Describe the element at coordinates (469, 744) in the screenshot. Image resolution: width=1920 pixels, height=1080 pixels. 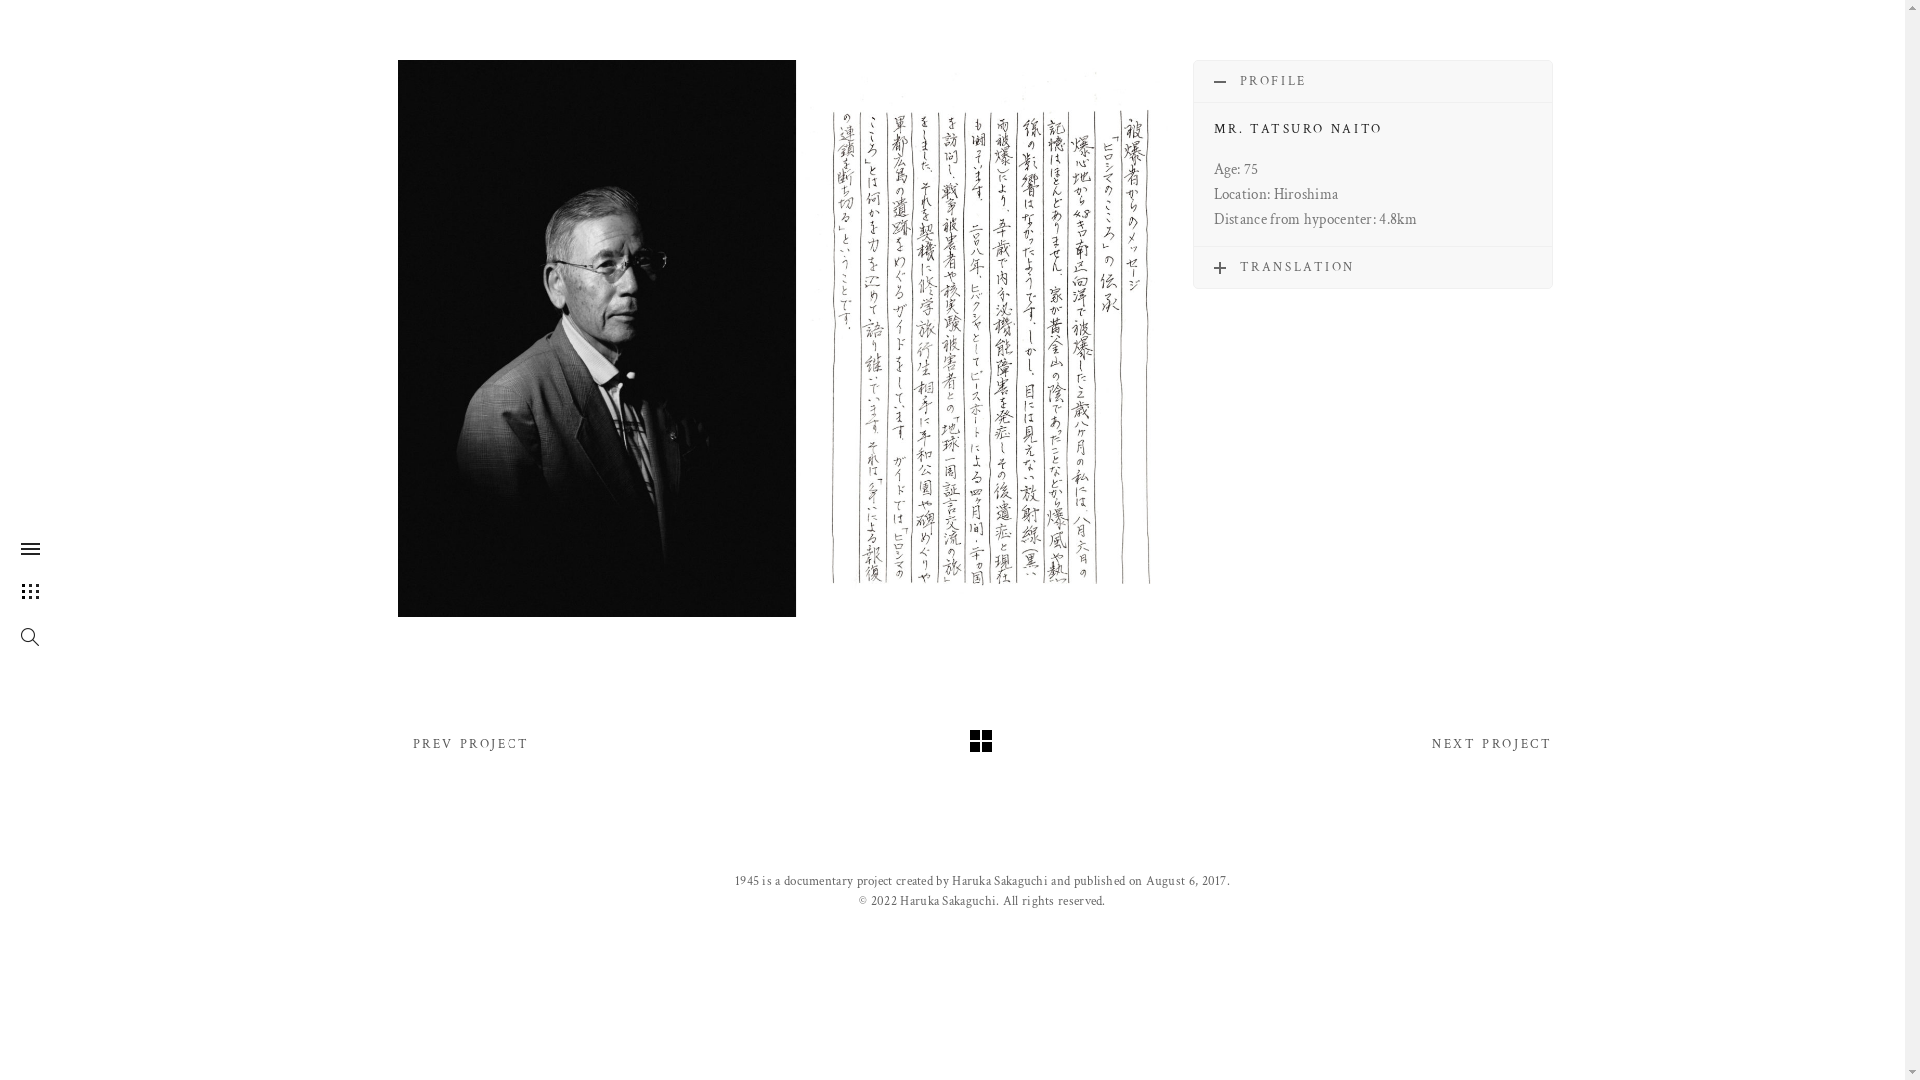
I see `'PREV PROJECT'` at that location.